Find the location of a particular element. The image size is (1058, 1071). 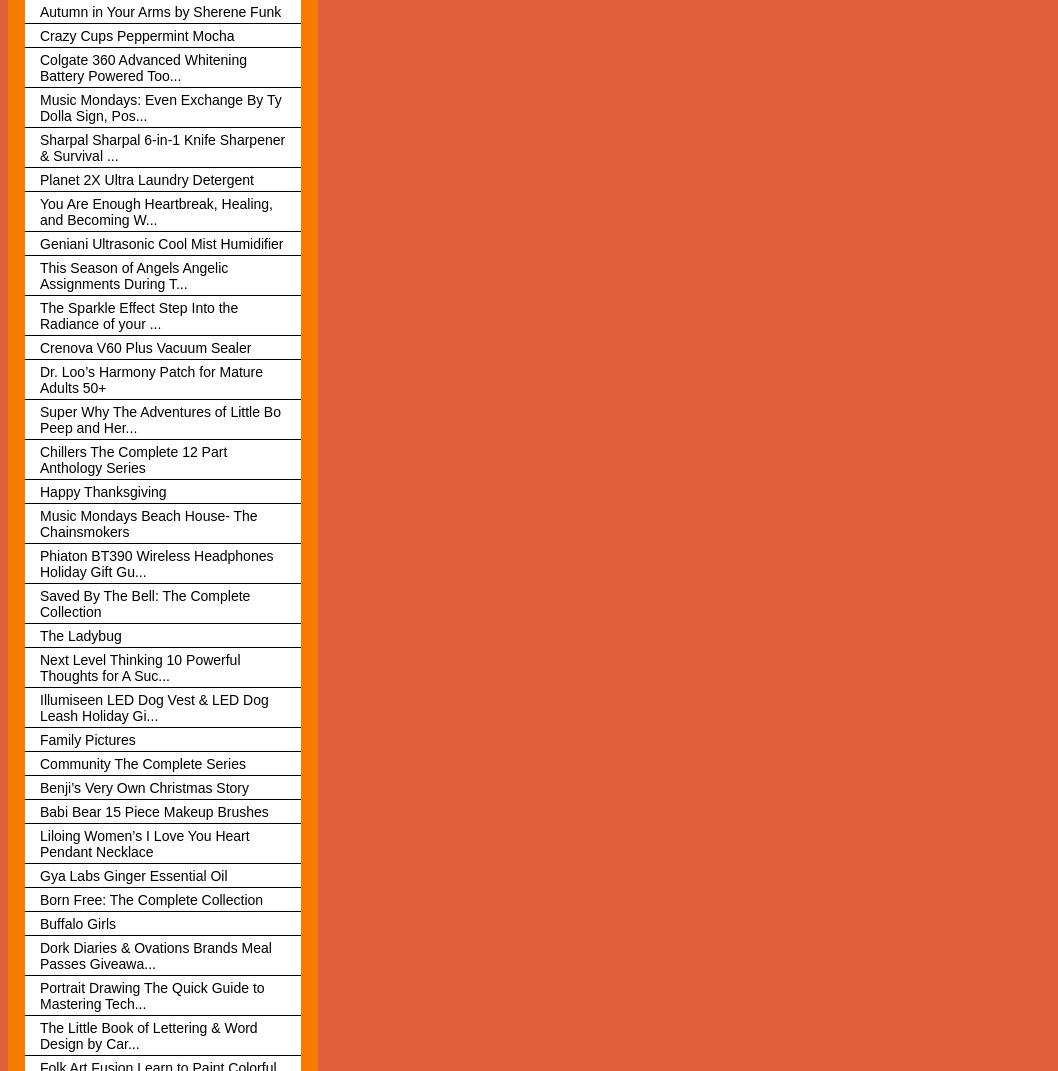

'Super Why The Adventures of Little Bo Peep and Her...' is located at coordinates (159, 418).